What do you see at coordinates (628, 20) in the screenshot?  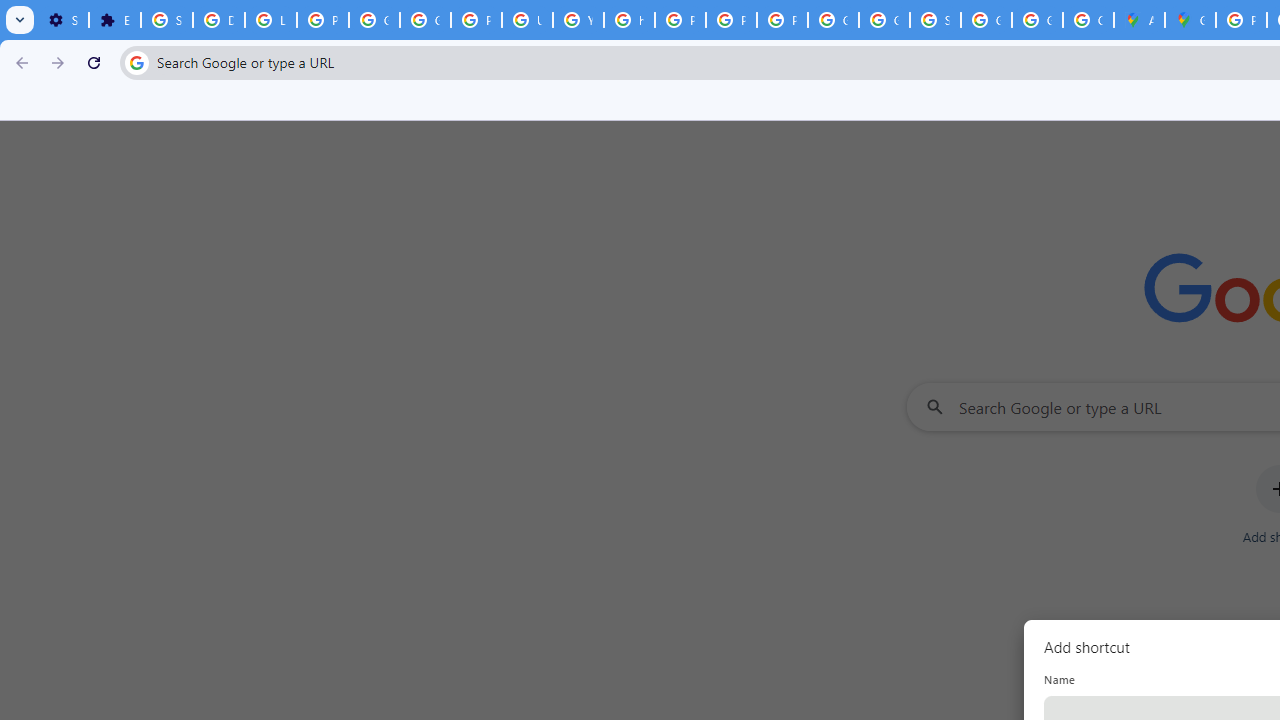 I see `'https://scholar.google.com/'` at bounding box center [628, 20].